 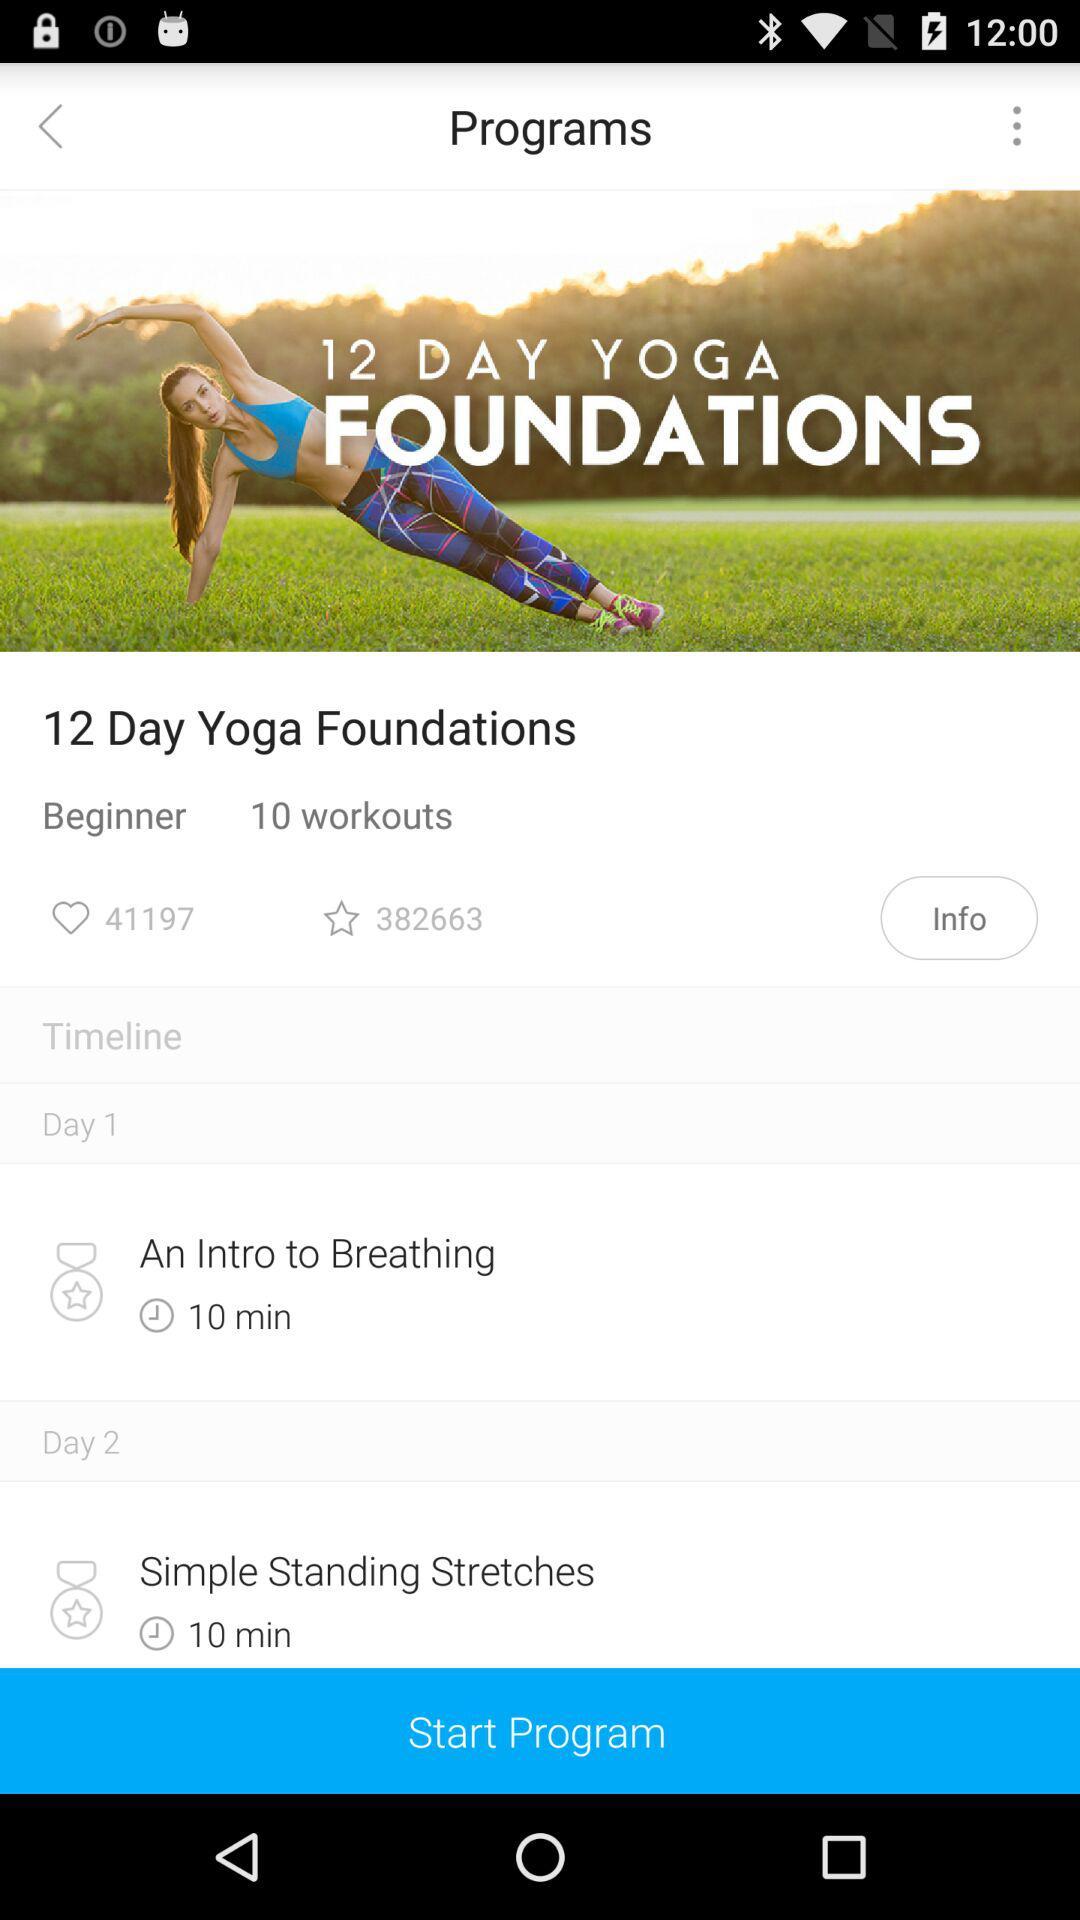 What do you see at coordinates (540, 420) in the screenshot?
I see `item above 12 day yoga item` at bounding box center [540, 420].